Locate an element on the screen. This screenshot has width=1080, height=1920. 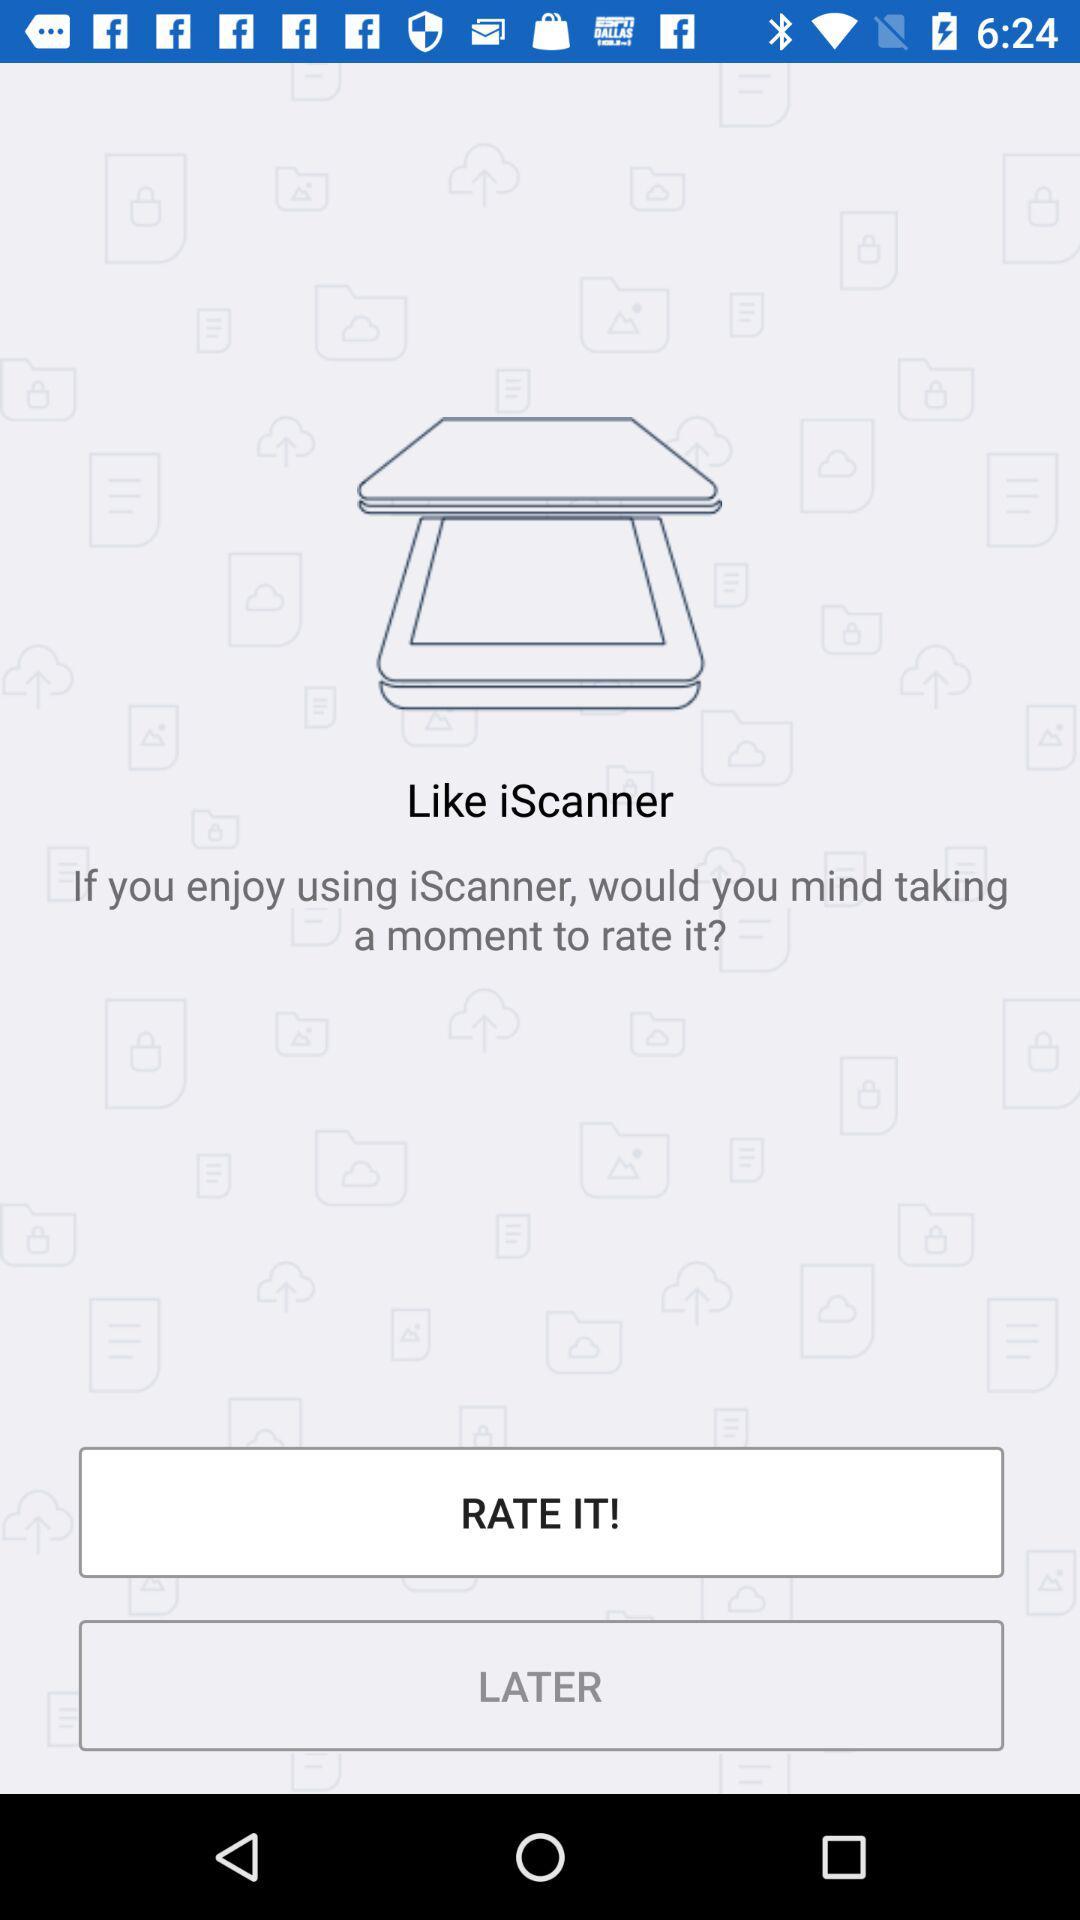
the later is located at coordinates (540, 1684).